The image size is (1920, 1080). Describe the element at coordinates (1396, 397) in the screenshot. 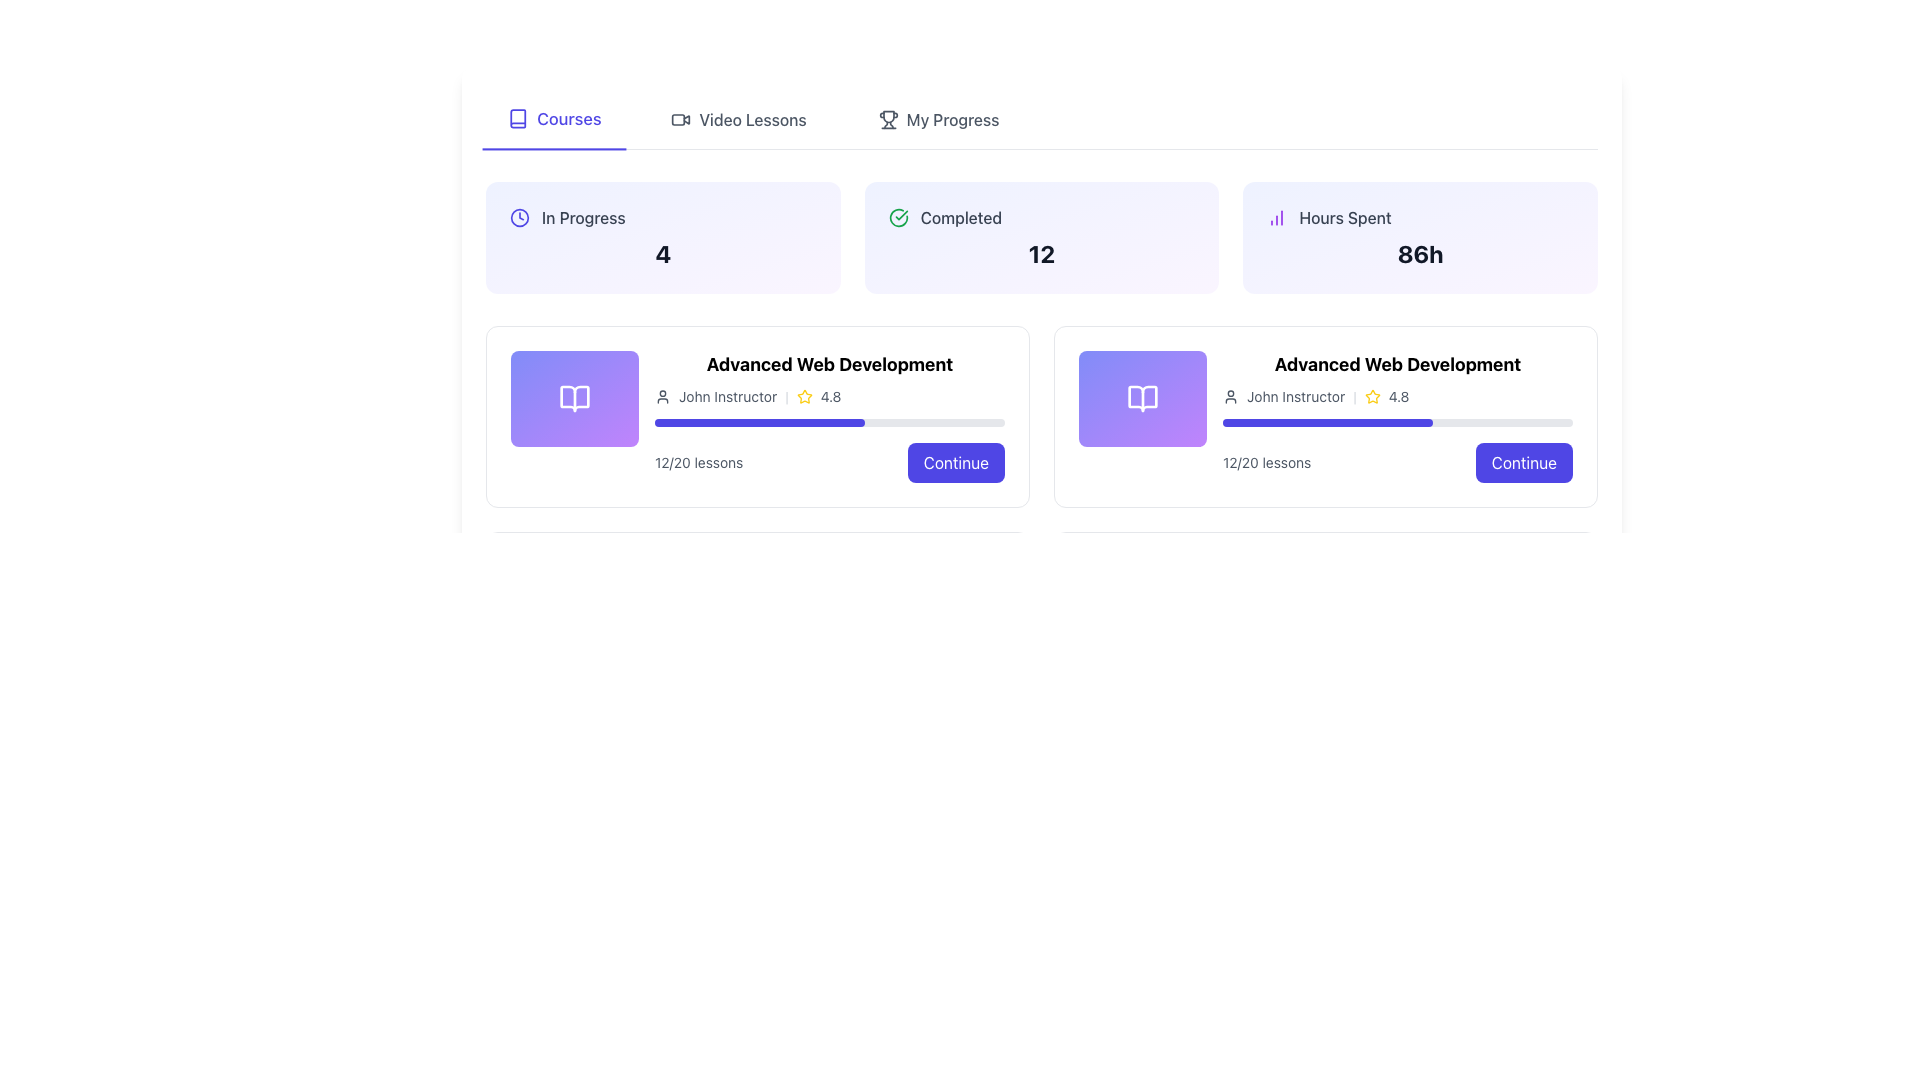

I see `the text element displaying 'John Instructor' and rating '4.8' with a yellow star icon` at that location.